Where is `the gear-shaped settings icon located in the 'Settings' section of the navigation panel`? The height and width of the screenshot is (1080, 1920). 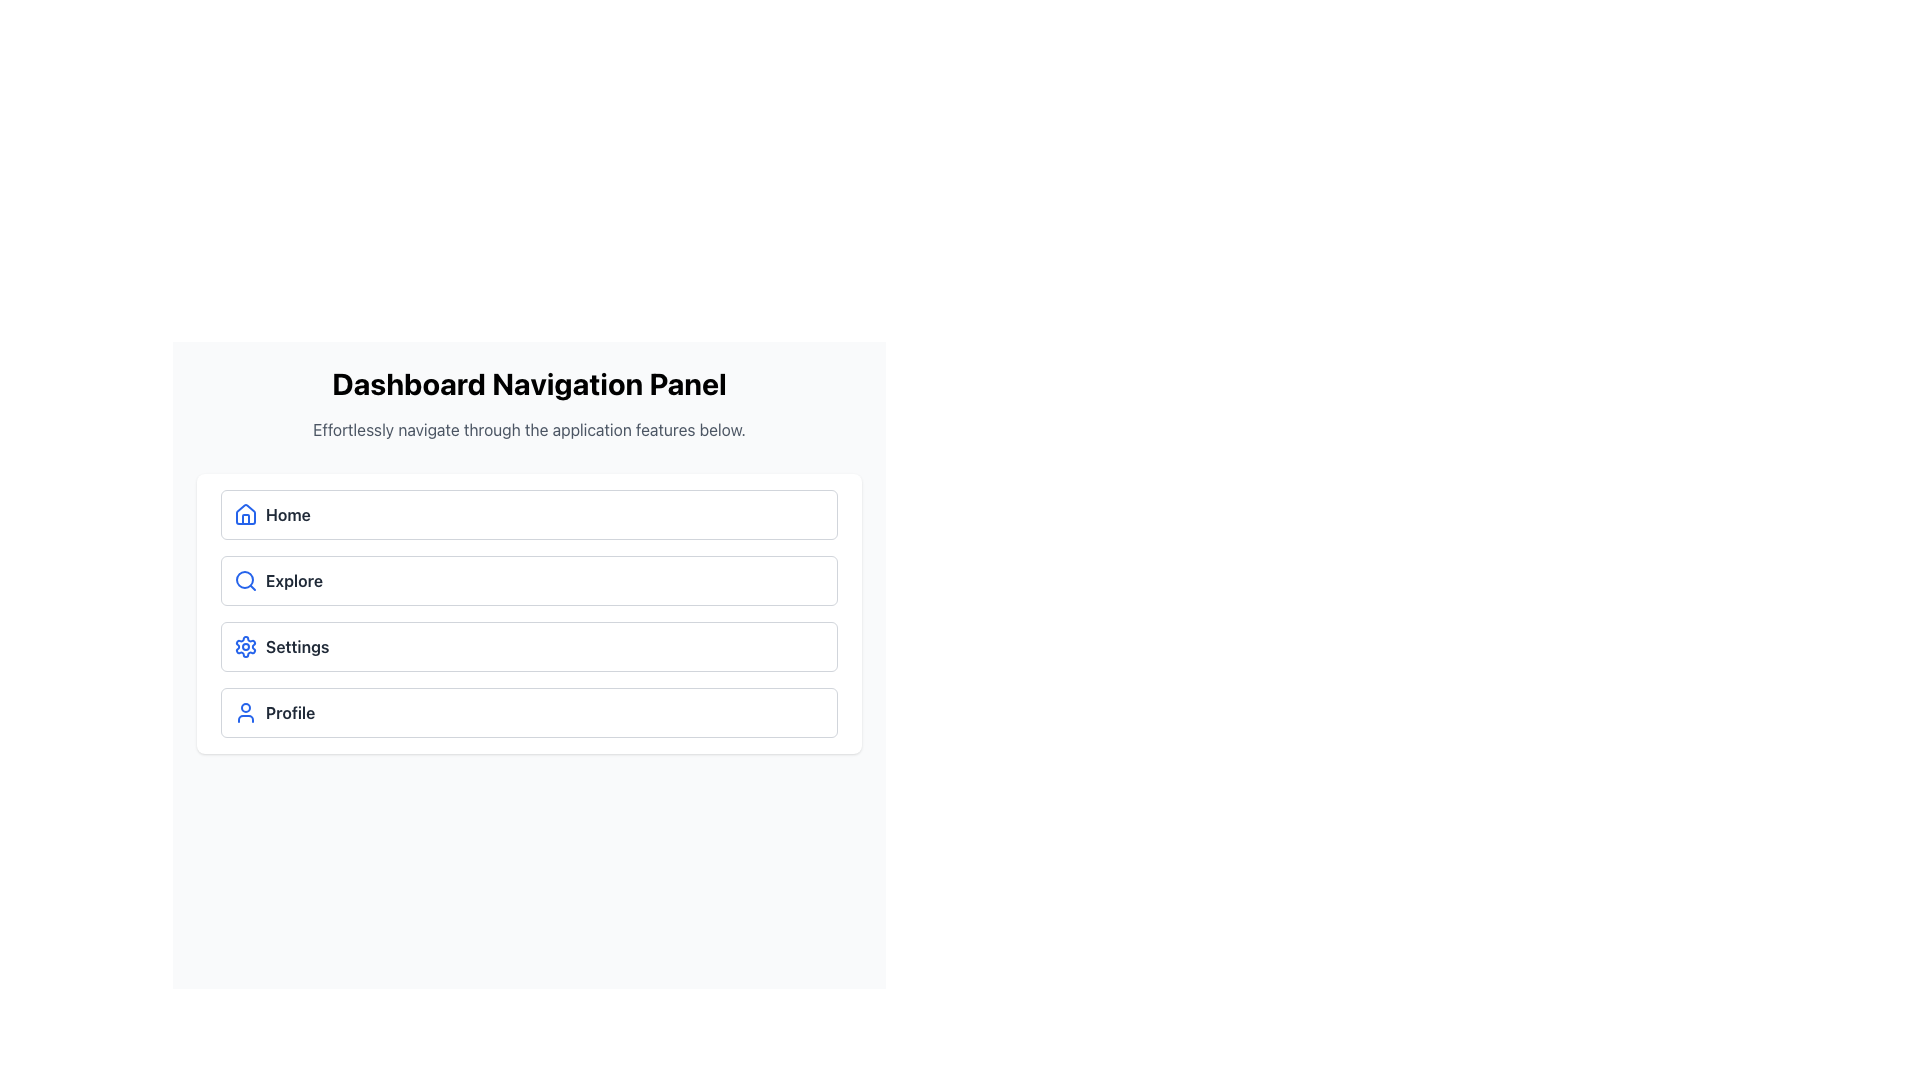
the gear-shaped settings icon located in the 'Settings' section of the navigation panel is located at coordinates (244, 647).